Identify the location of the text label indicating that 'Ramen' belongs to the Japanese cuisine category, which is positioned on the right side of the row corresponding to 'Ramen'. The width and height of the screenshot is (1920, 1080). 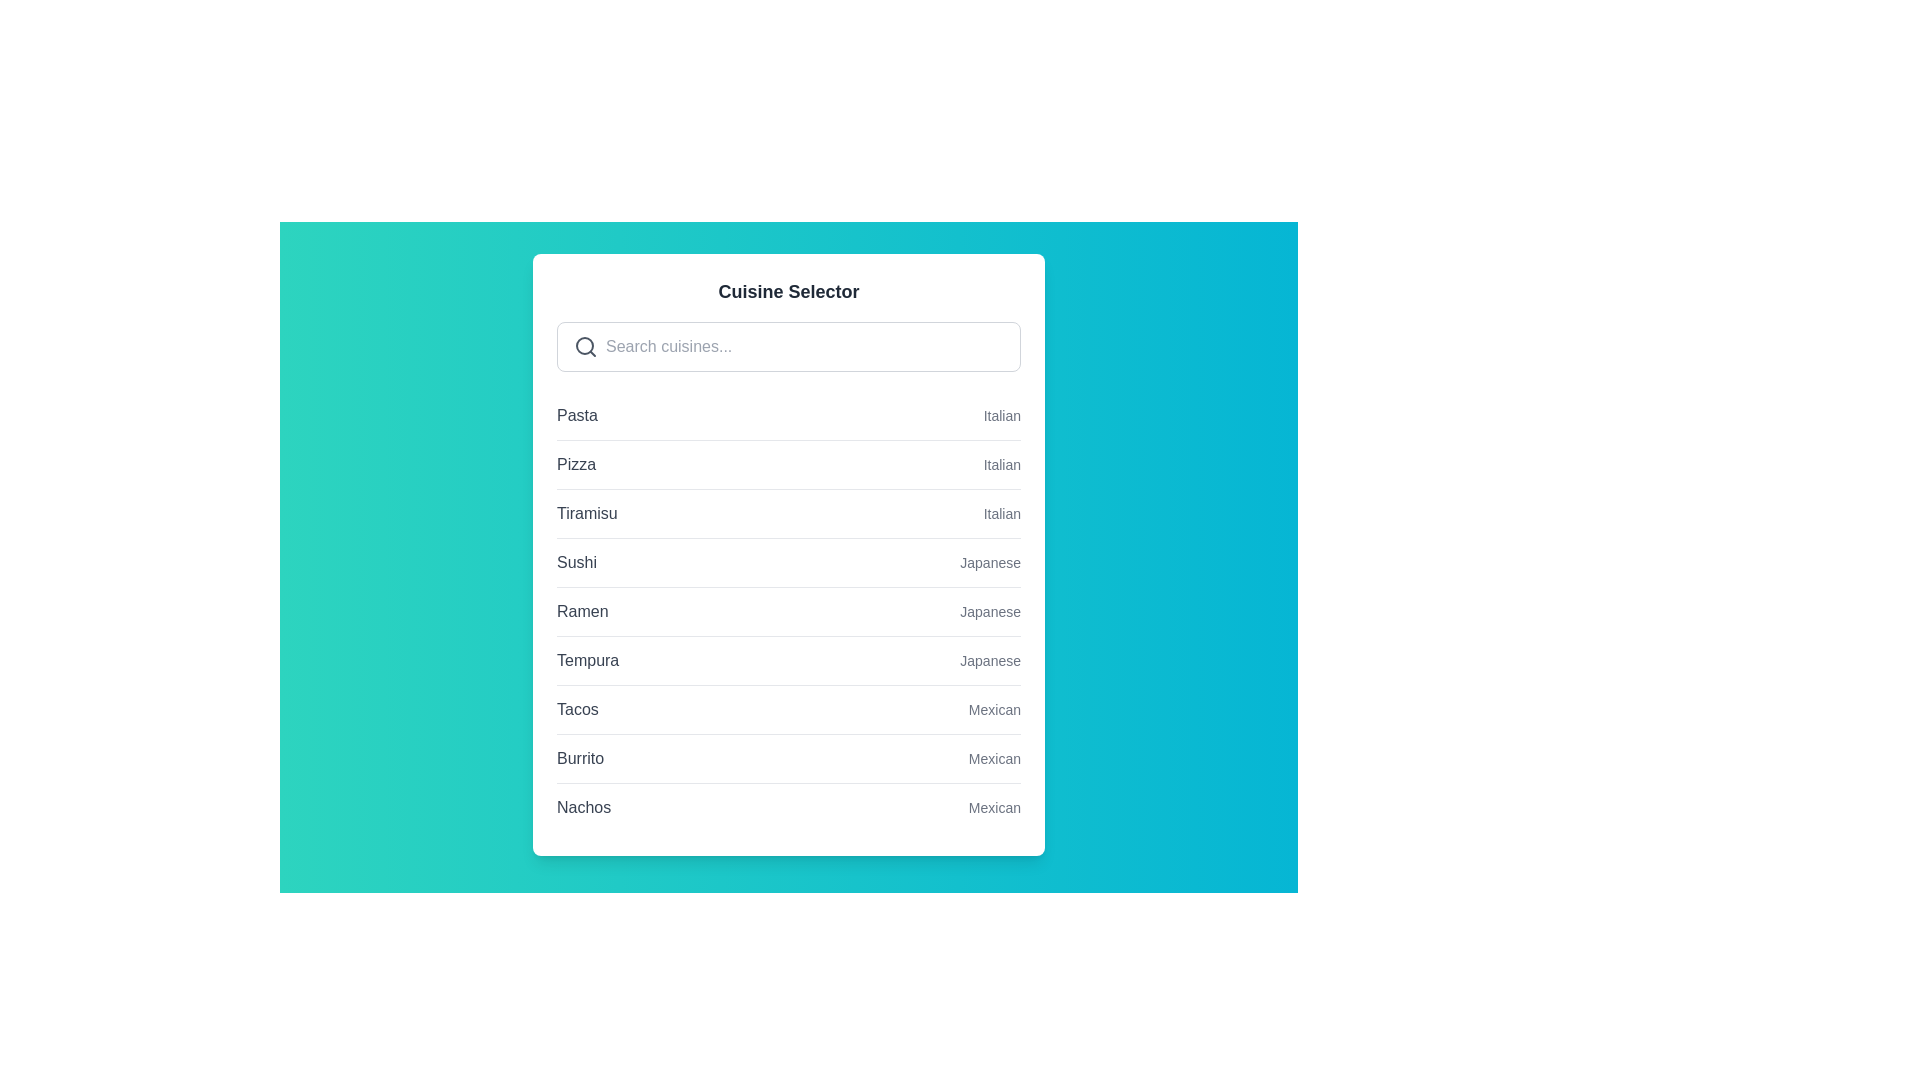
(990, 611).